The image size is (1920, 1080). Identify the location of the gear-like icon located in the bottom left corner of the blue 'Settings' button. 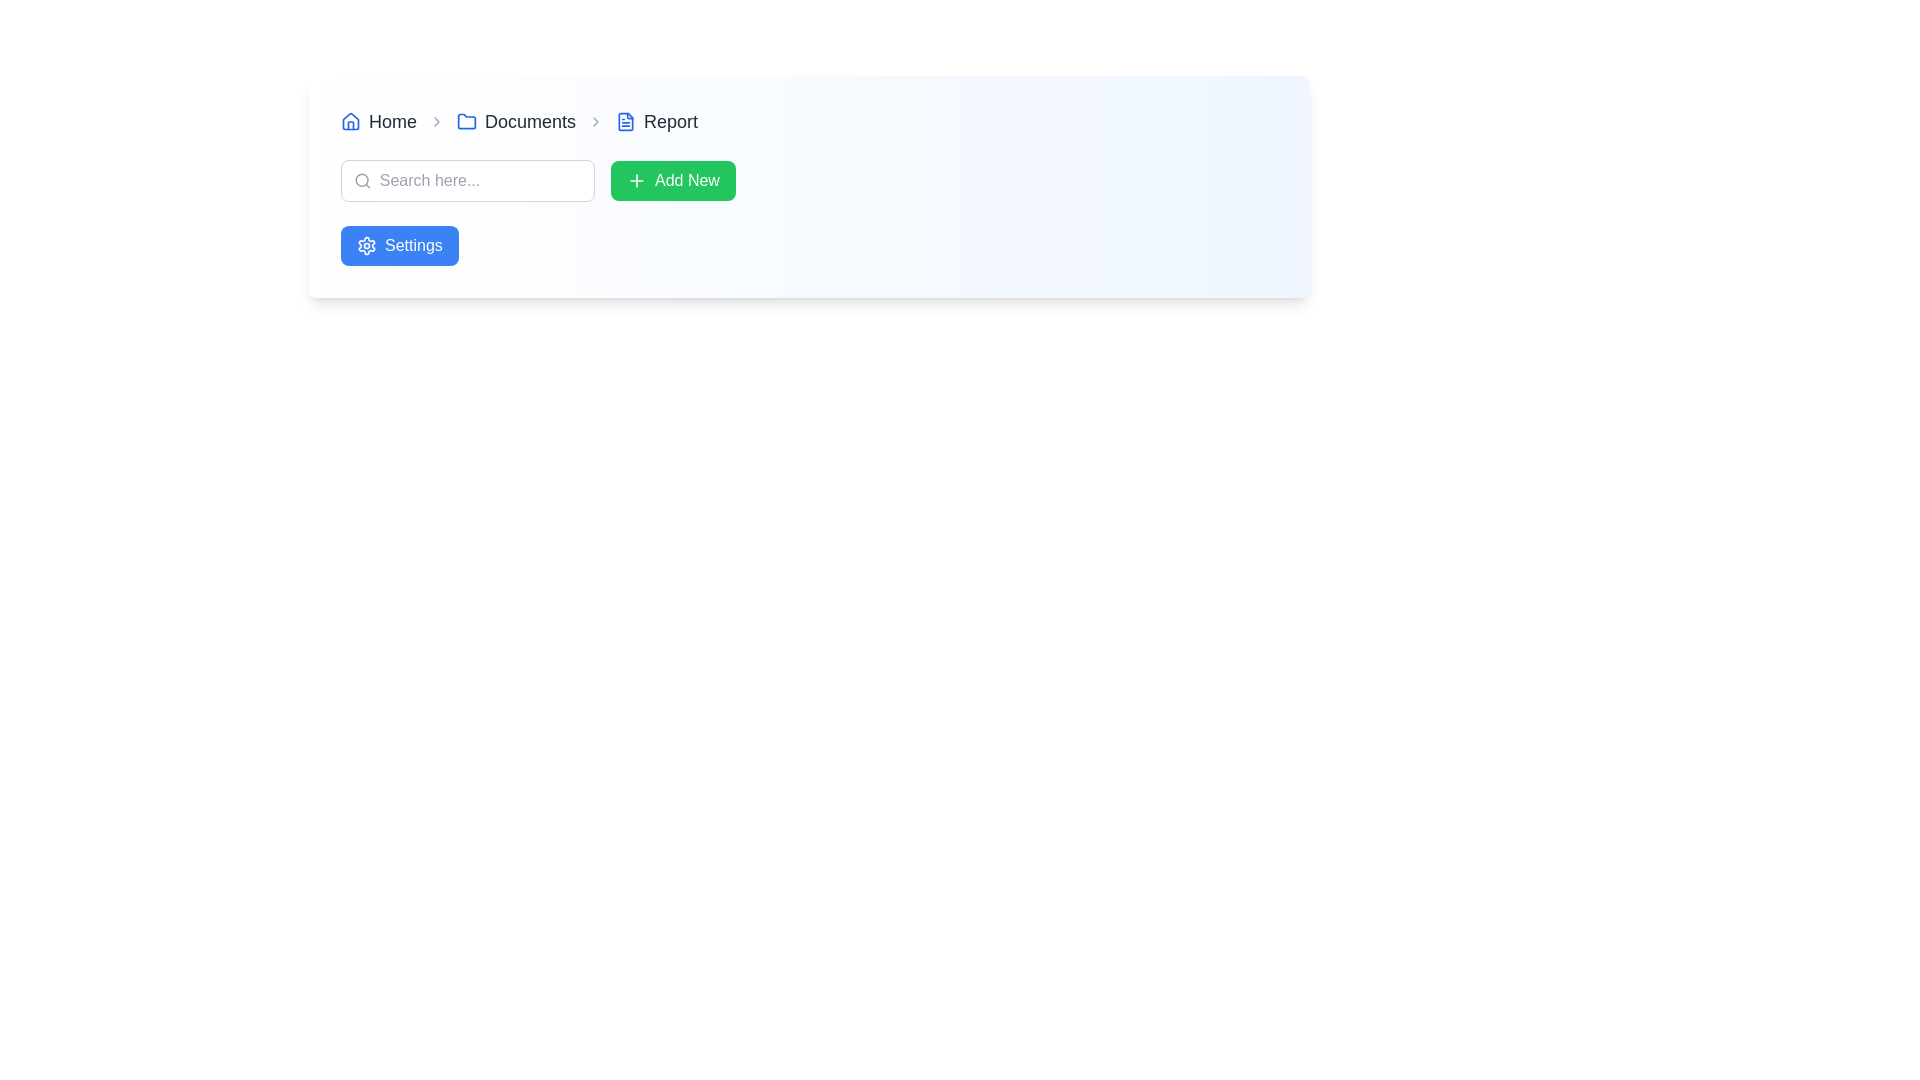
(366, 245).